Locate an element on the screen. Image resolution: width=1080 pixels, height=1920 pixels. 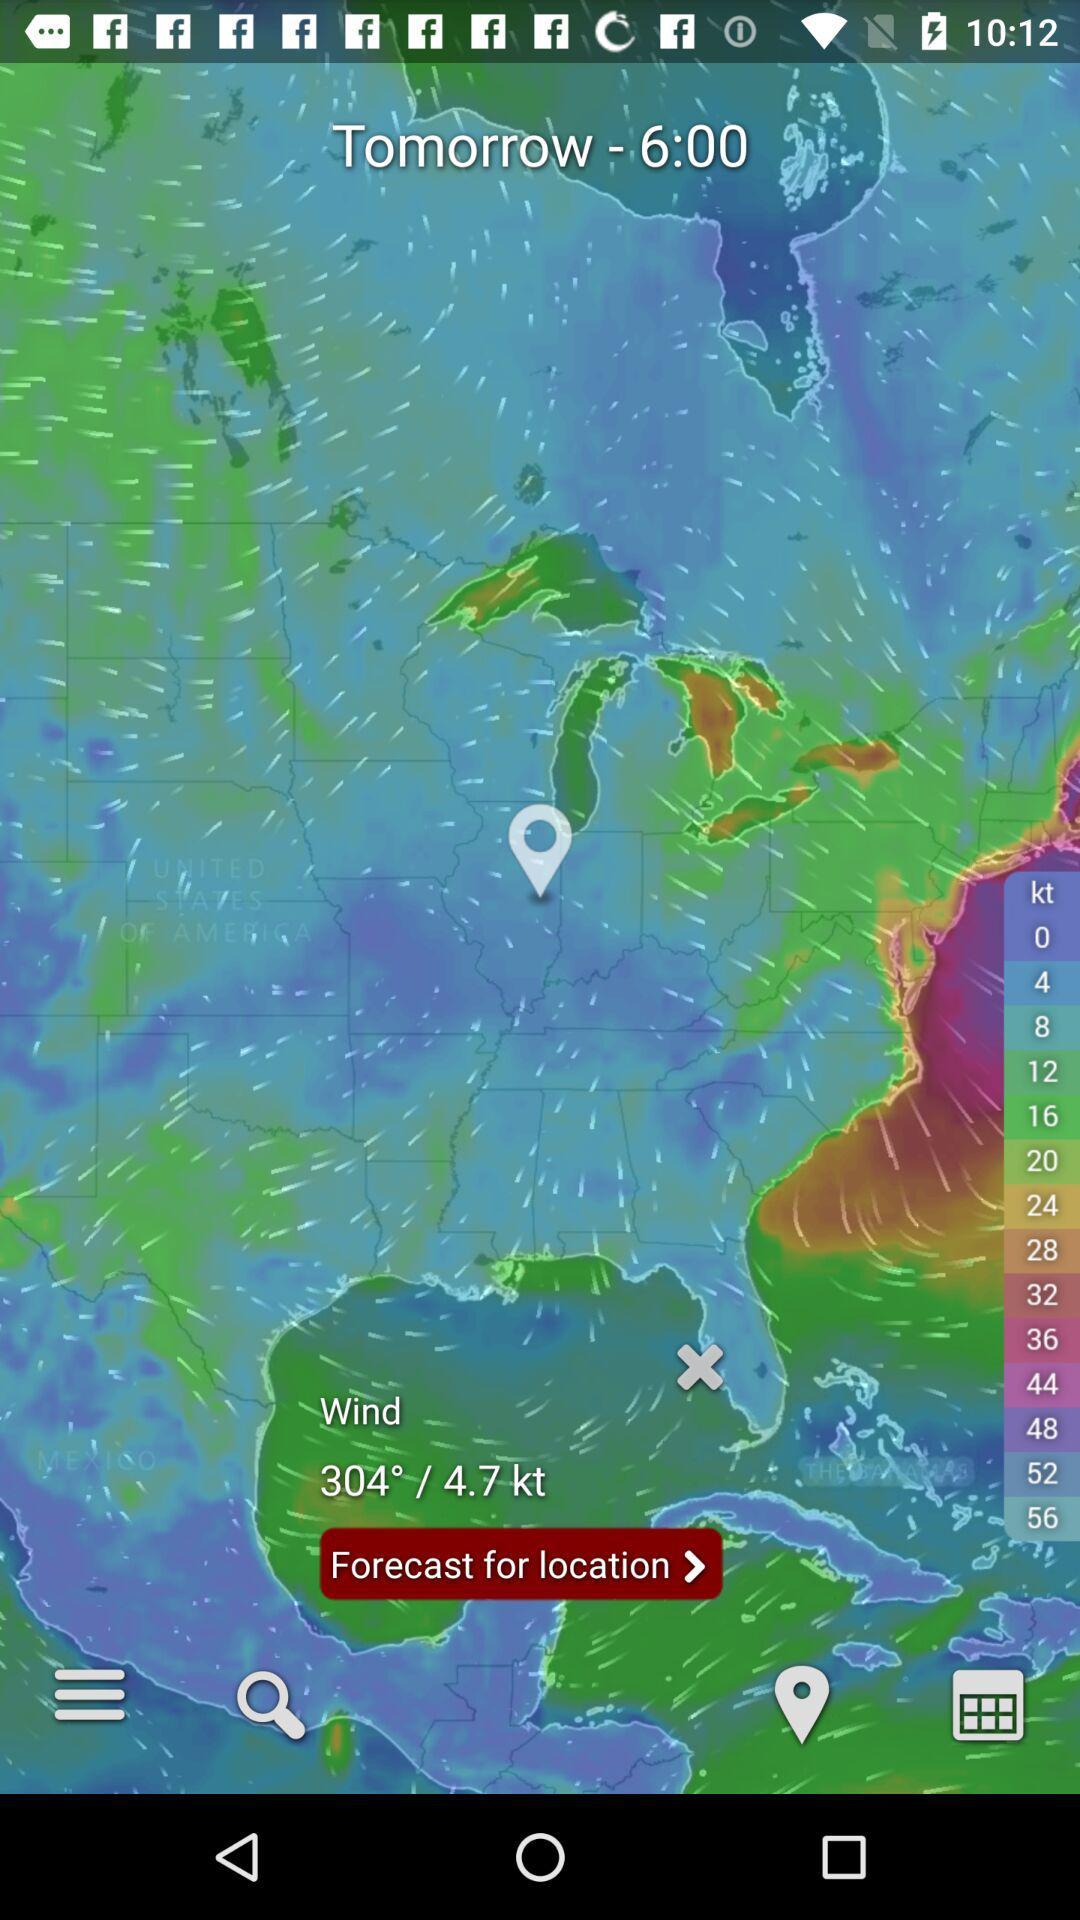
the a item is located at coordinates (987, 1702).